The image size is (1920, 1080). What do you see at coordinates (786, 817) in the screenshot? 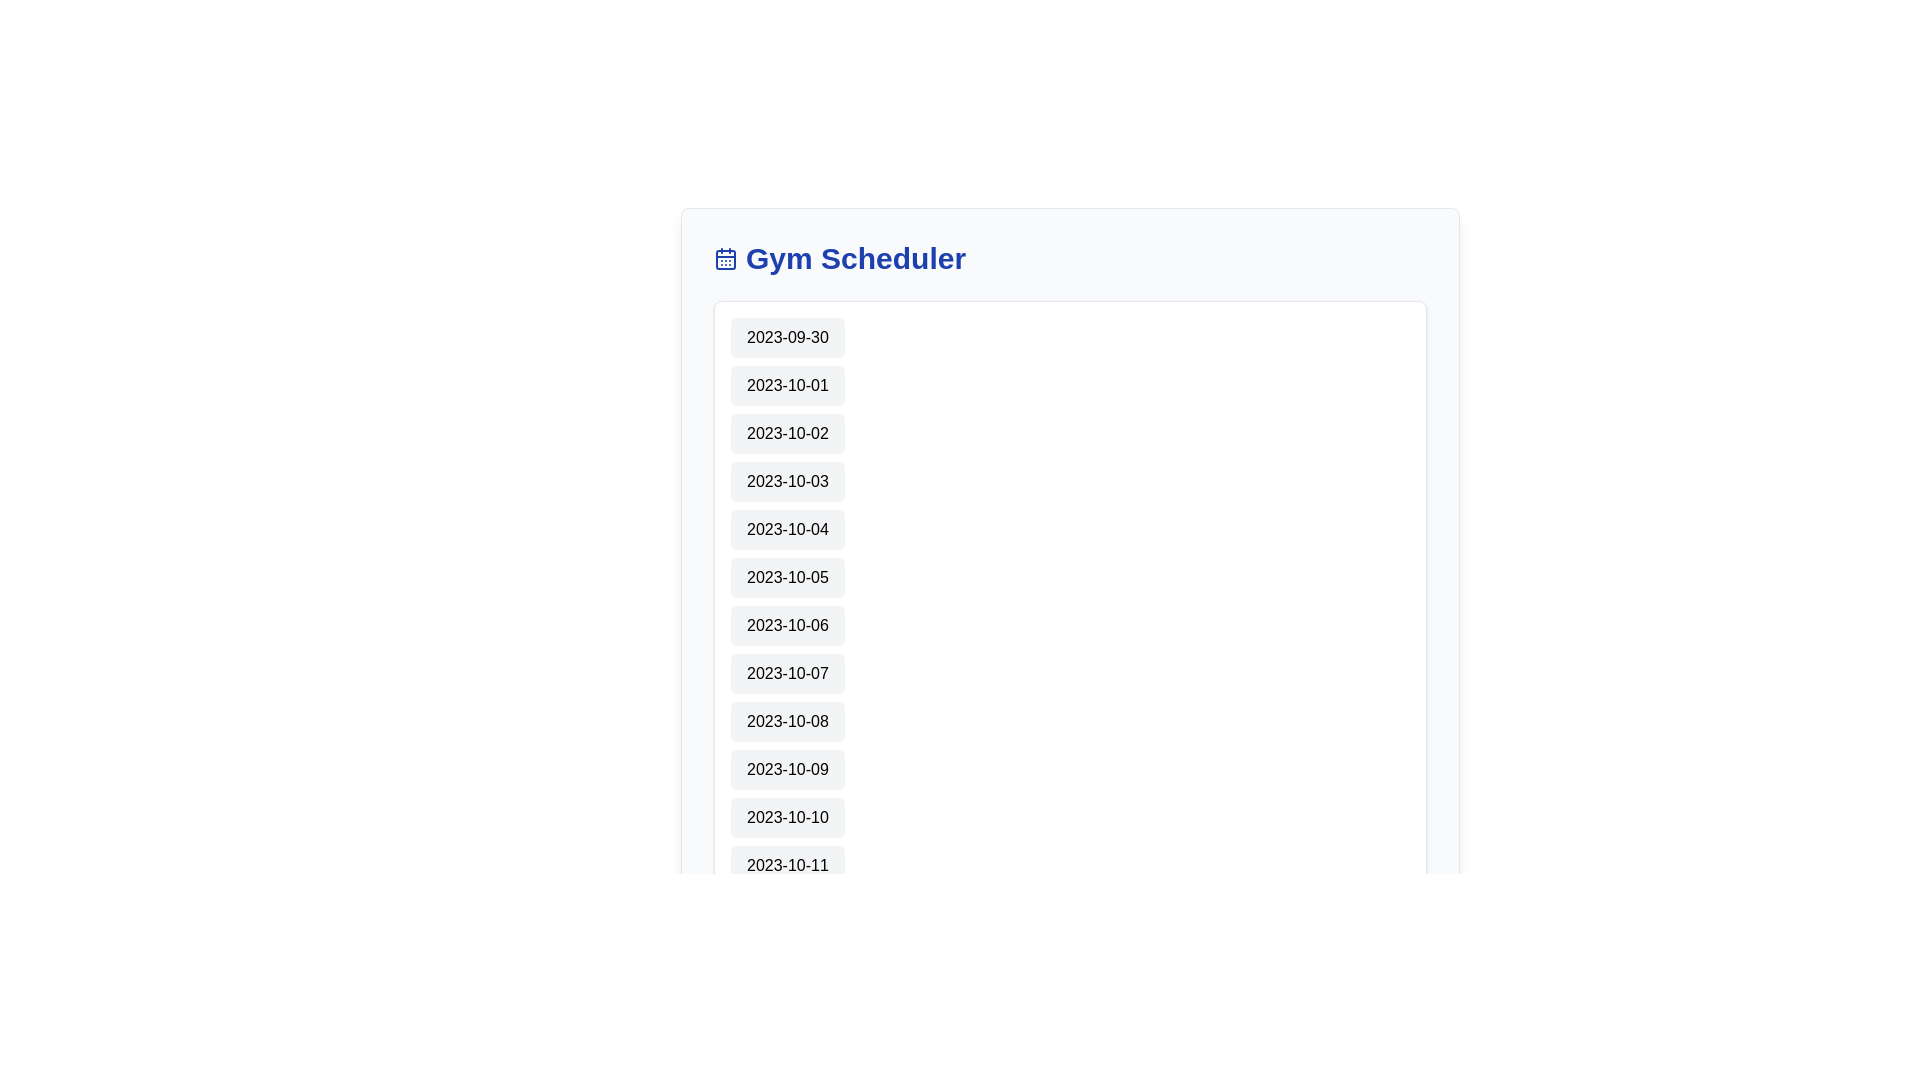
I see `the button displaying the date '2023-10-10'` at bounding box center [786, 817].